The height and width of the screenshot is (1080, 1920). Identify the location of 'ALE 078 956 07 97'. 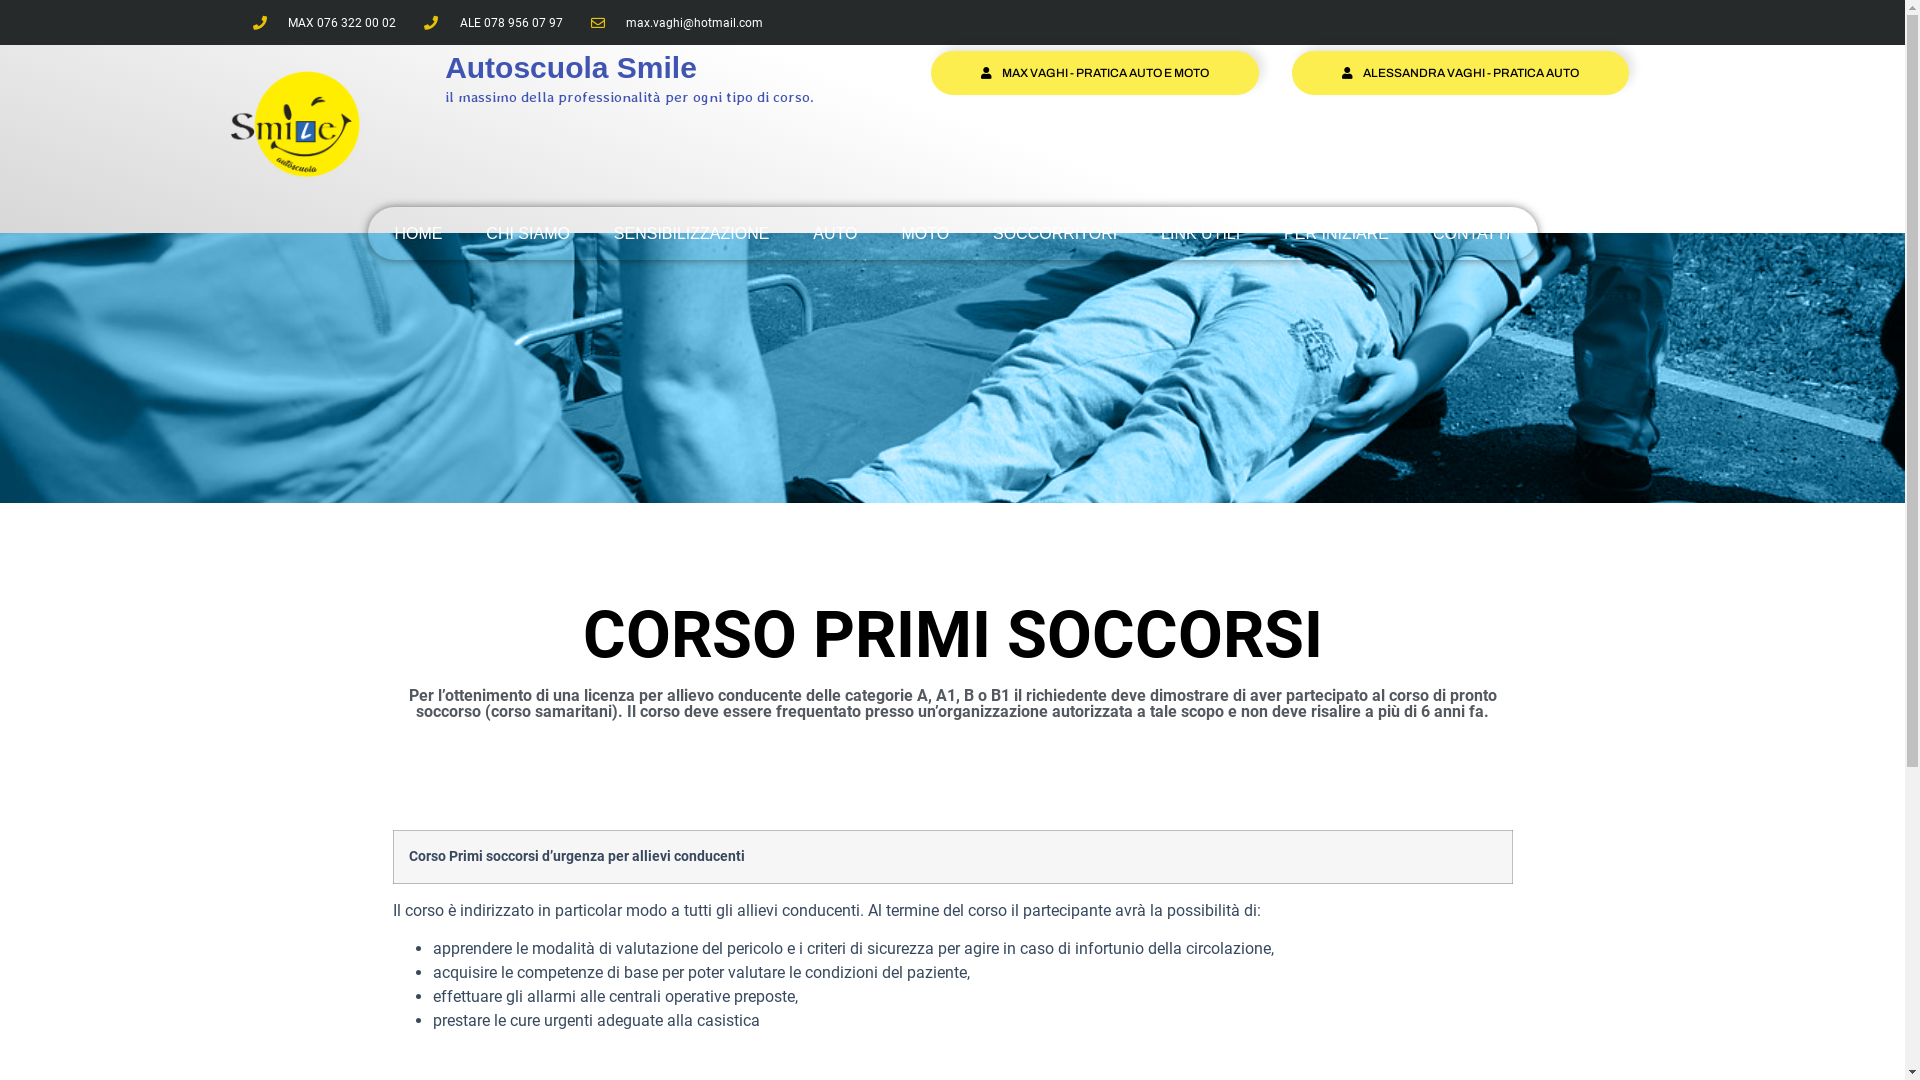
(493, 23).